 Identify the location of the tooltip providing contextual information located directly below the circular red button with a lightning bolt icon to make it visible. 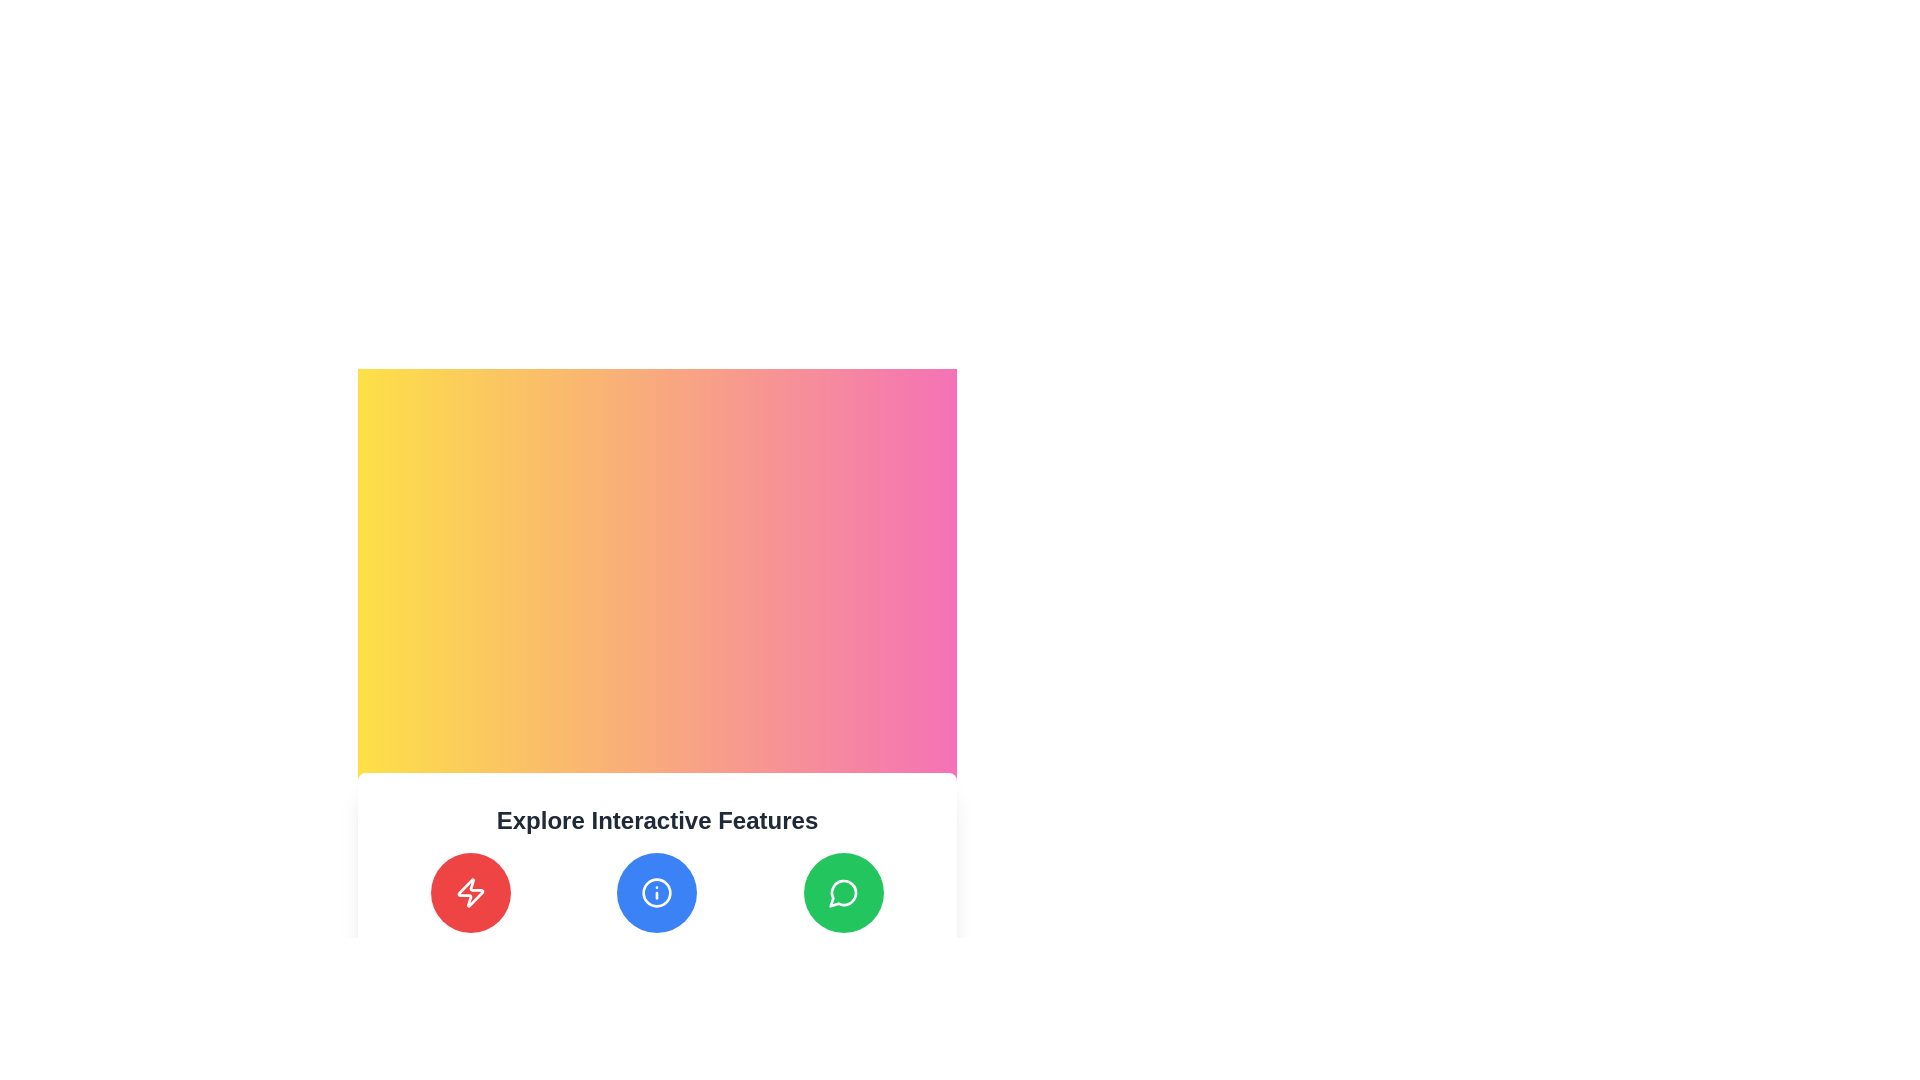
(470, 978).